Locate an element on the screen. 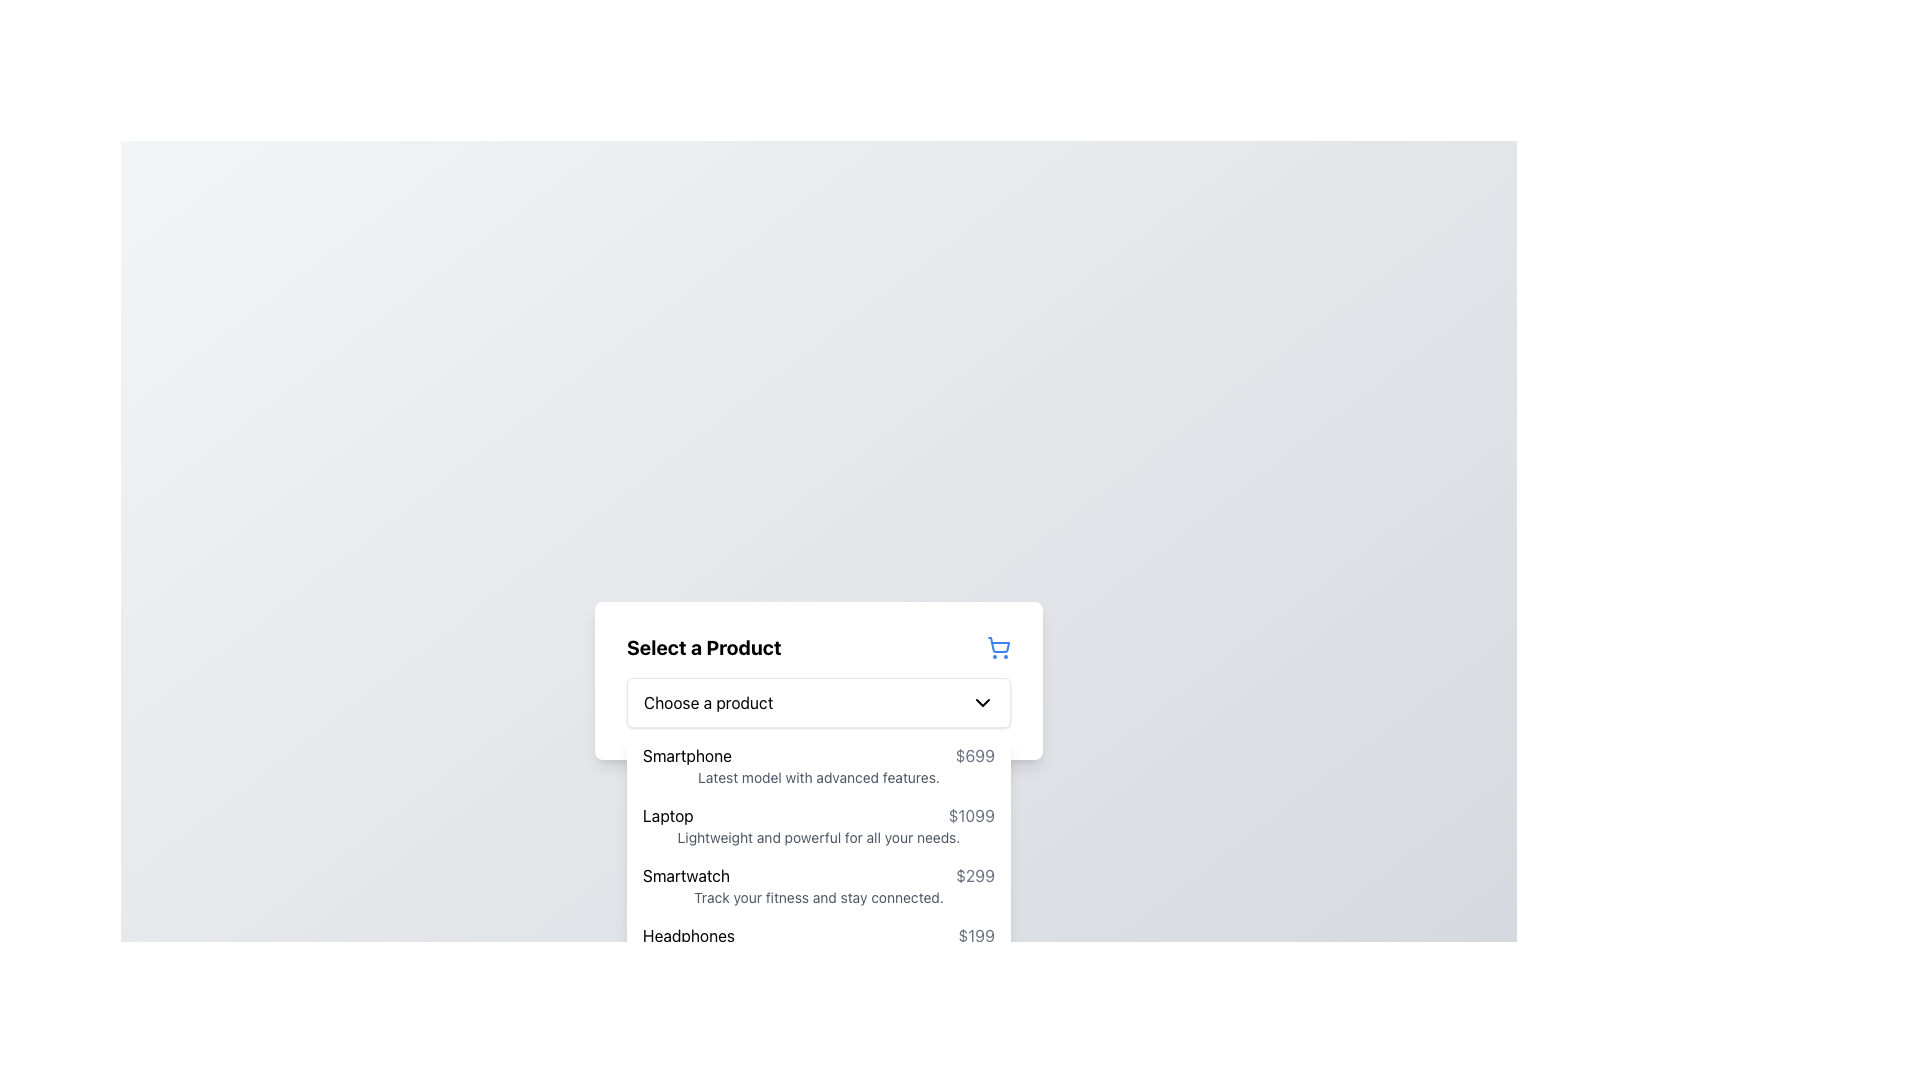 The image size is (1920, 1080). the descriptive text label reading 'Track your fitness and stay connected.' which is located directly beneath the 'Smartwatch' product title and price in the dropdown-style product selection menu is located at coordinates (819, 897).